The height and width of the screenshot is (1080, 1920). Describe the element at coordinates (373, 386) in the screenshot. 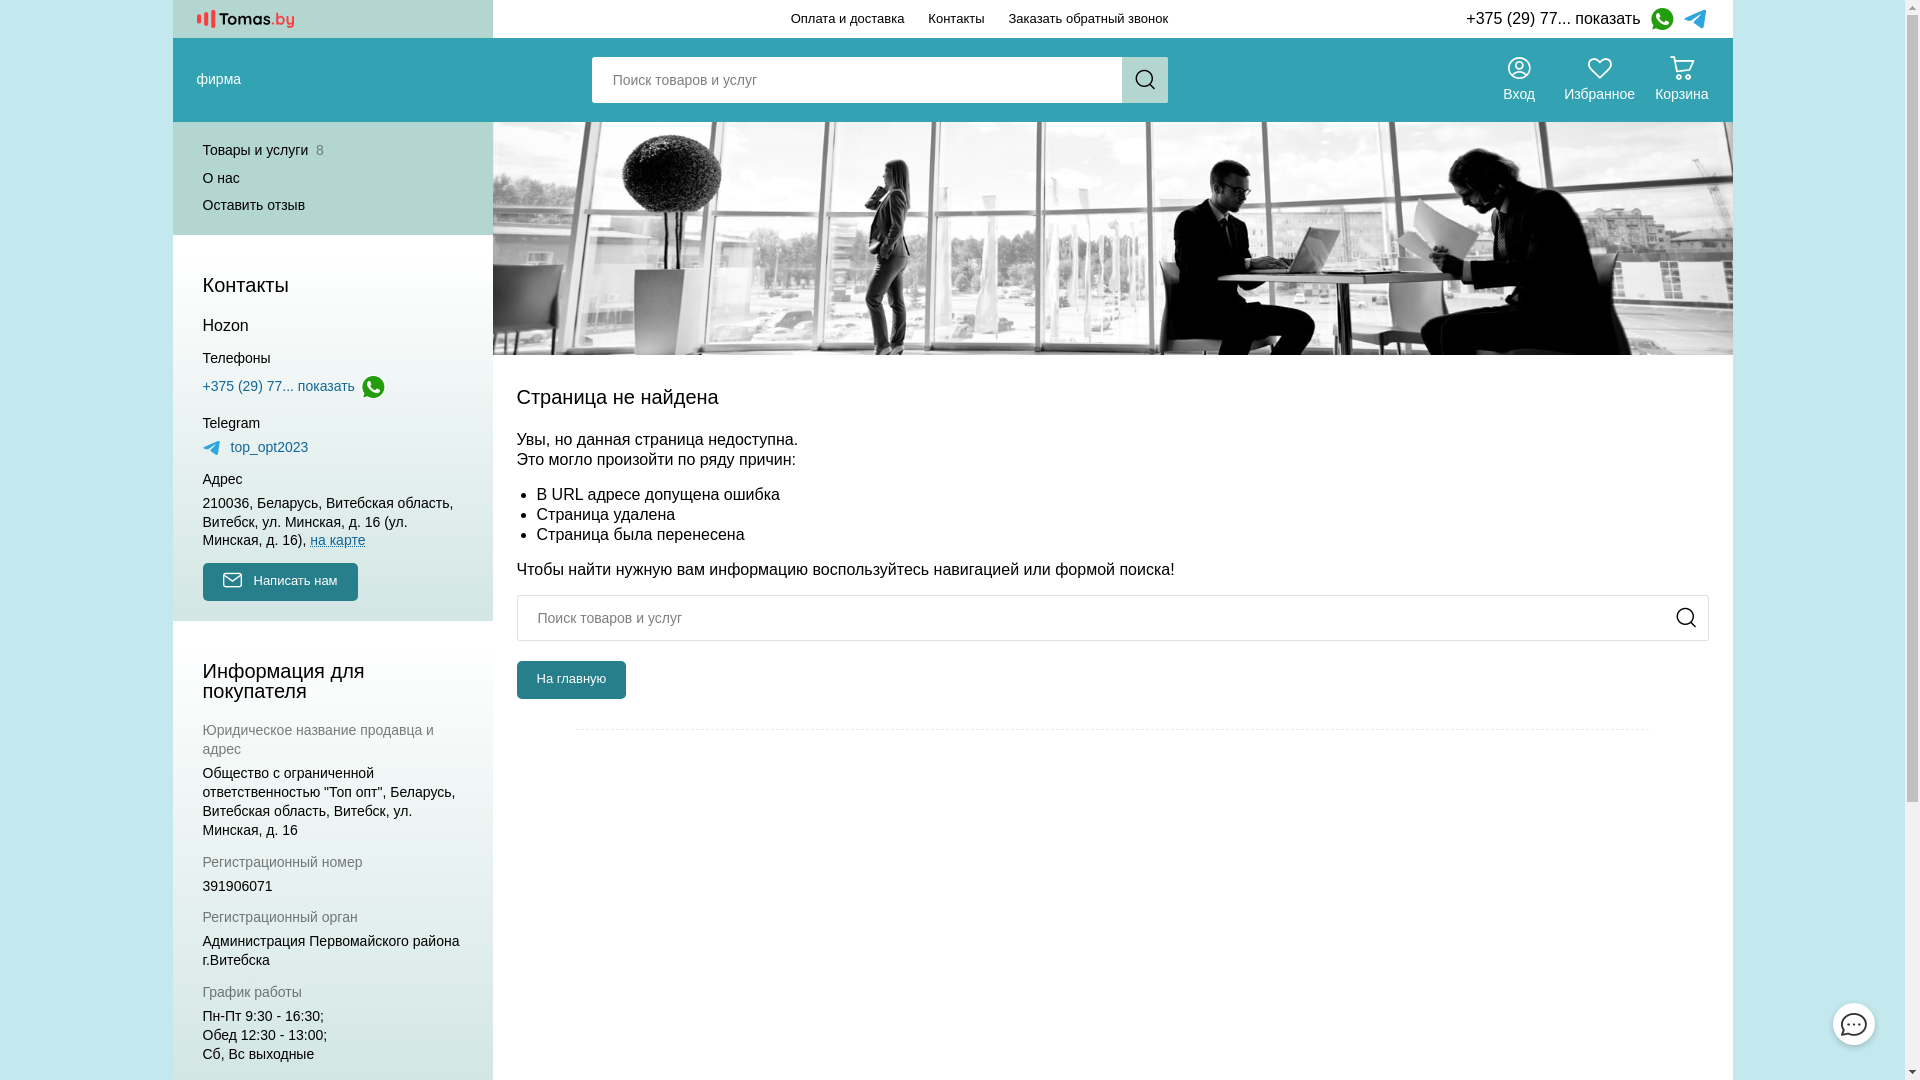

I see `'WhatsApp'` at that location.